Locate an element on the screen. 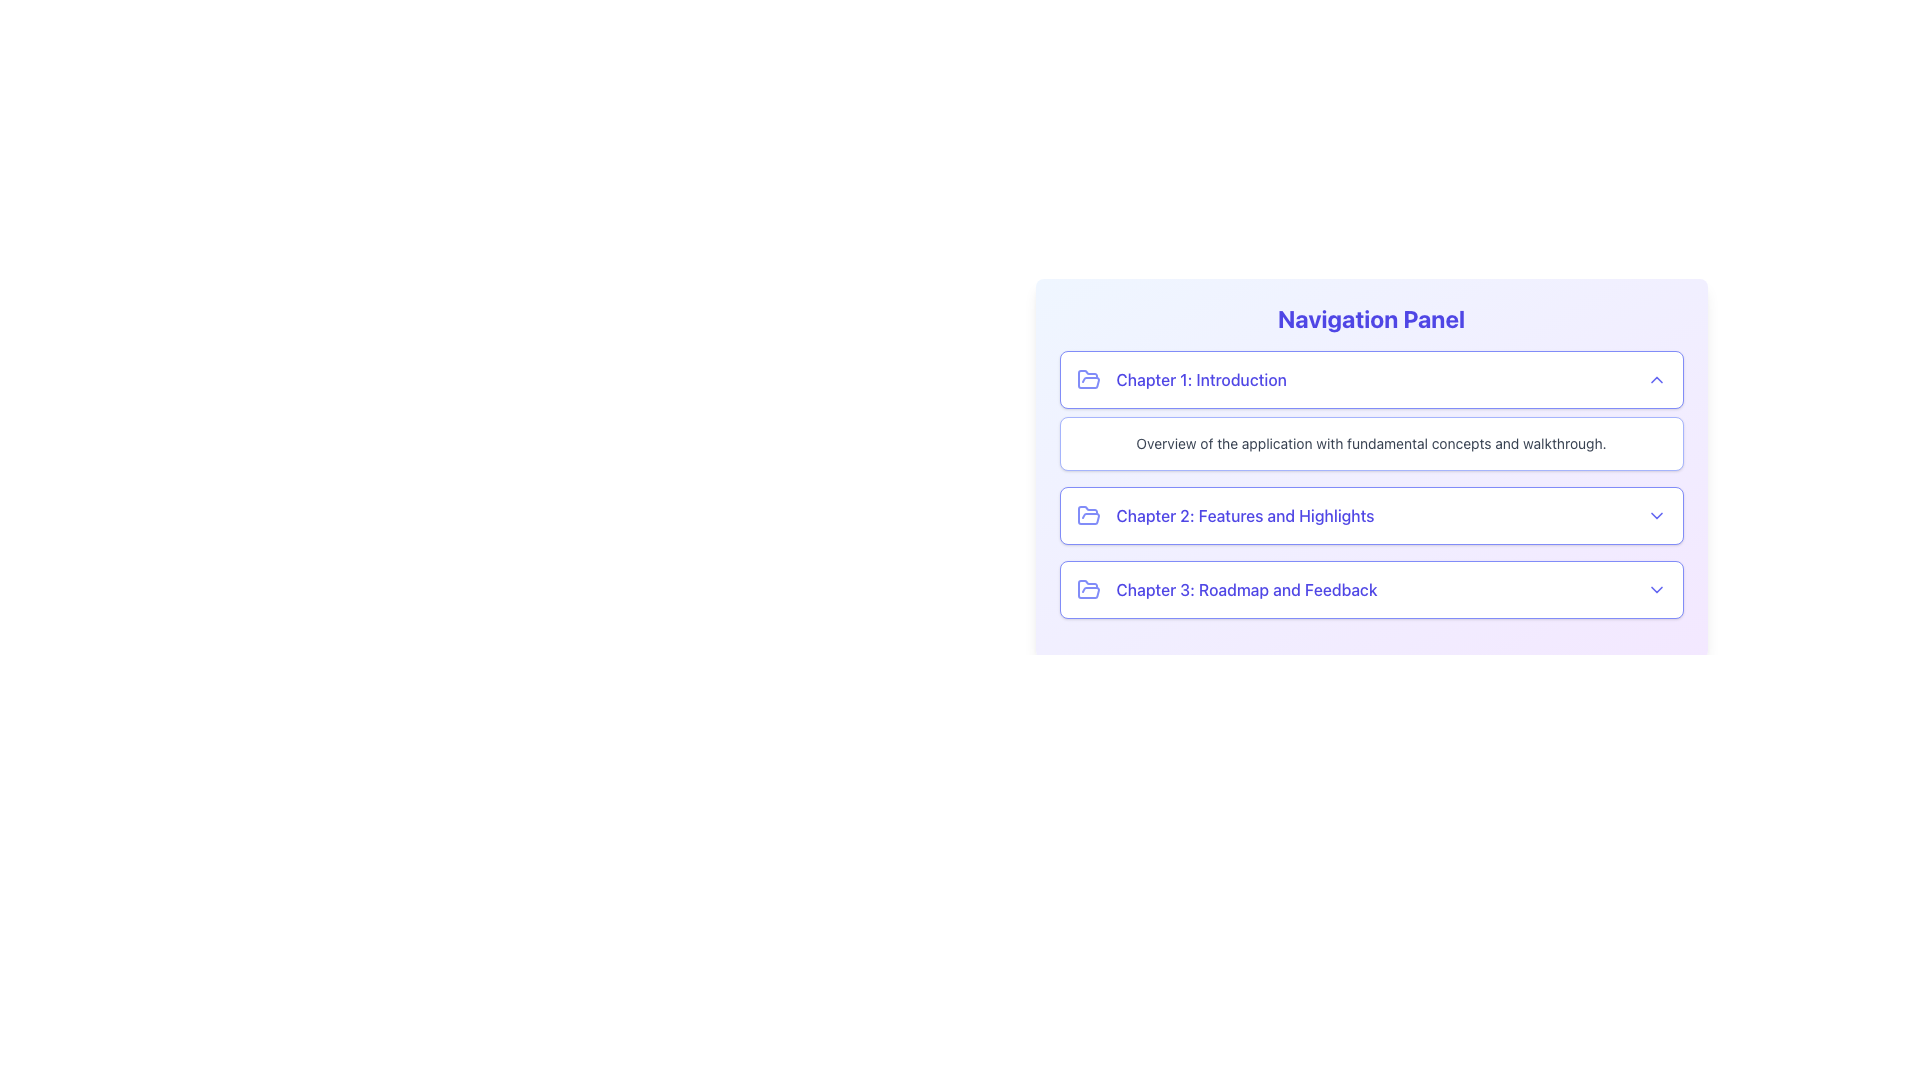  the folder icon representing 'Chapter 3: Roadmap and Feedback' located in the navigation panel to the left of the section title is located at coordinates (1087, 588).